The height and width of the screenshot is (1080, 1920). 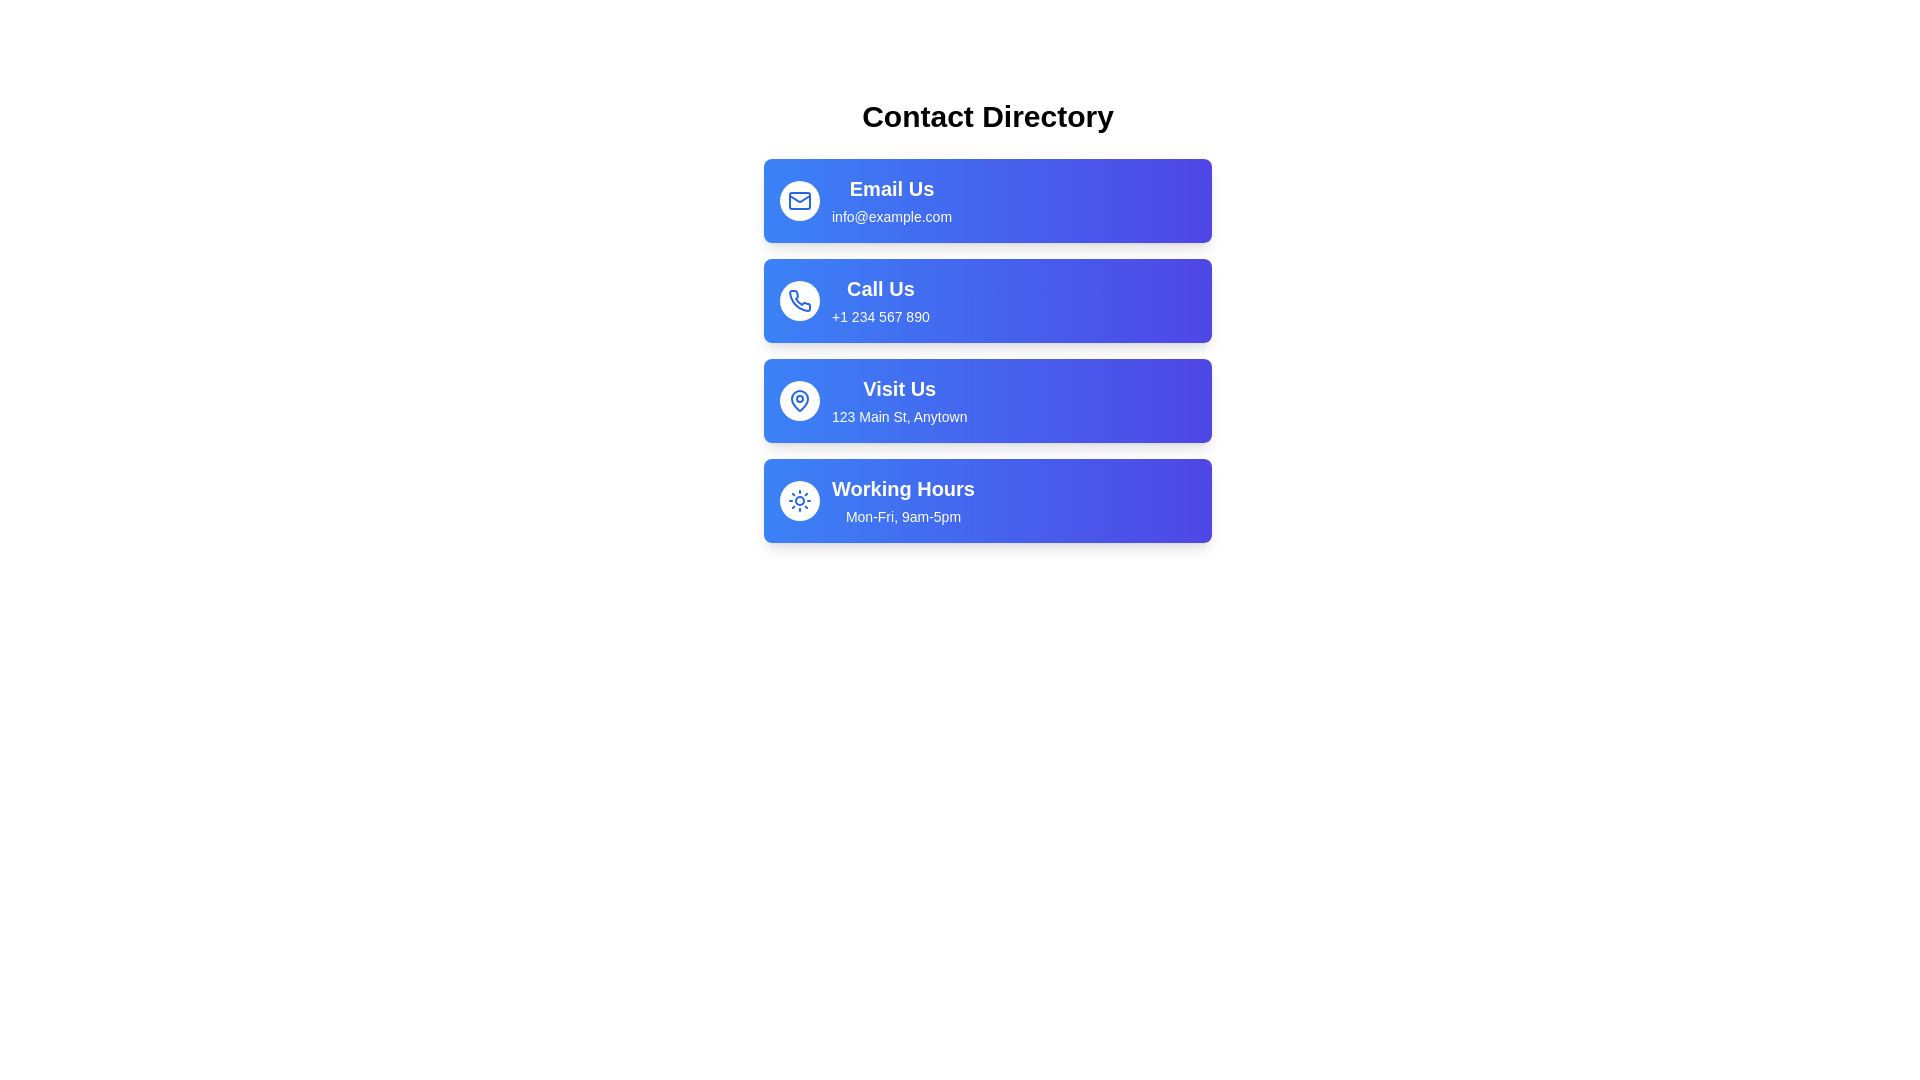 I want to click on the static text label displaying the phone number '+1 234 567 890' located in the 'Call Us' section, which is styled with white digits on a blue background, so click(x=880, y=315).